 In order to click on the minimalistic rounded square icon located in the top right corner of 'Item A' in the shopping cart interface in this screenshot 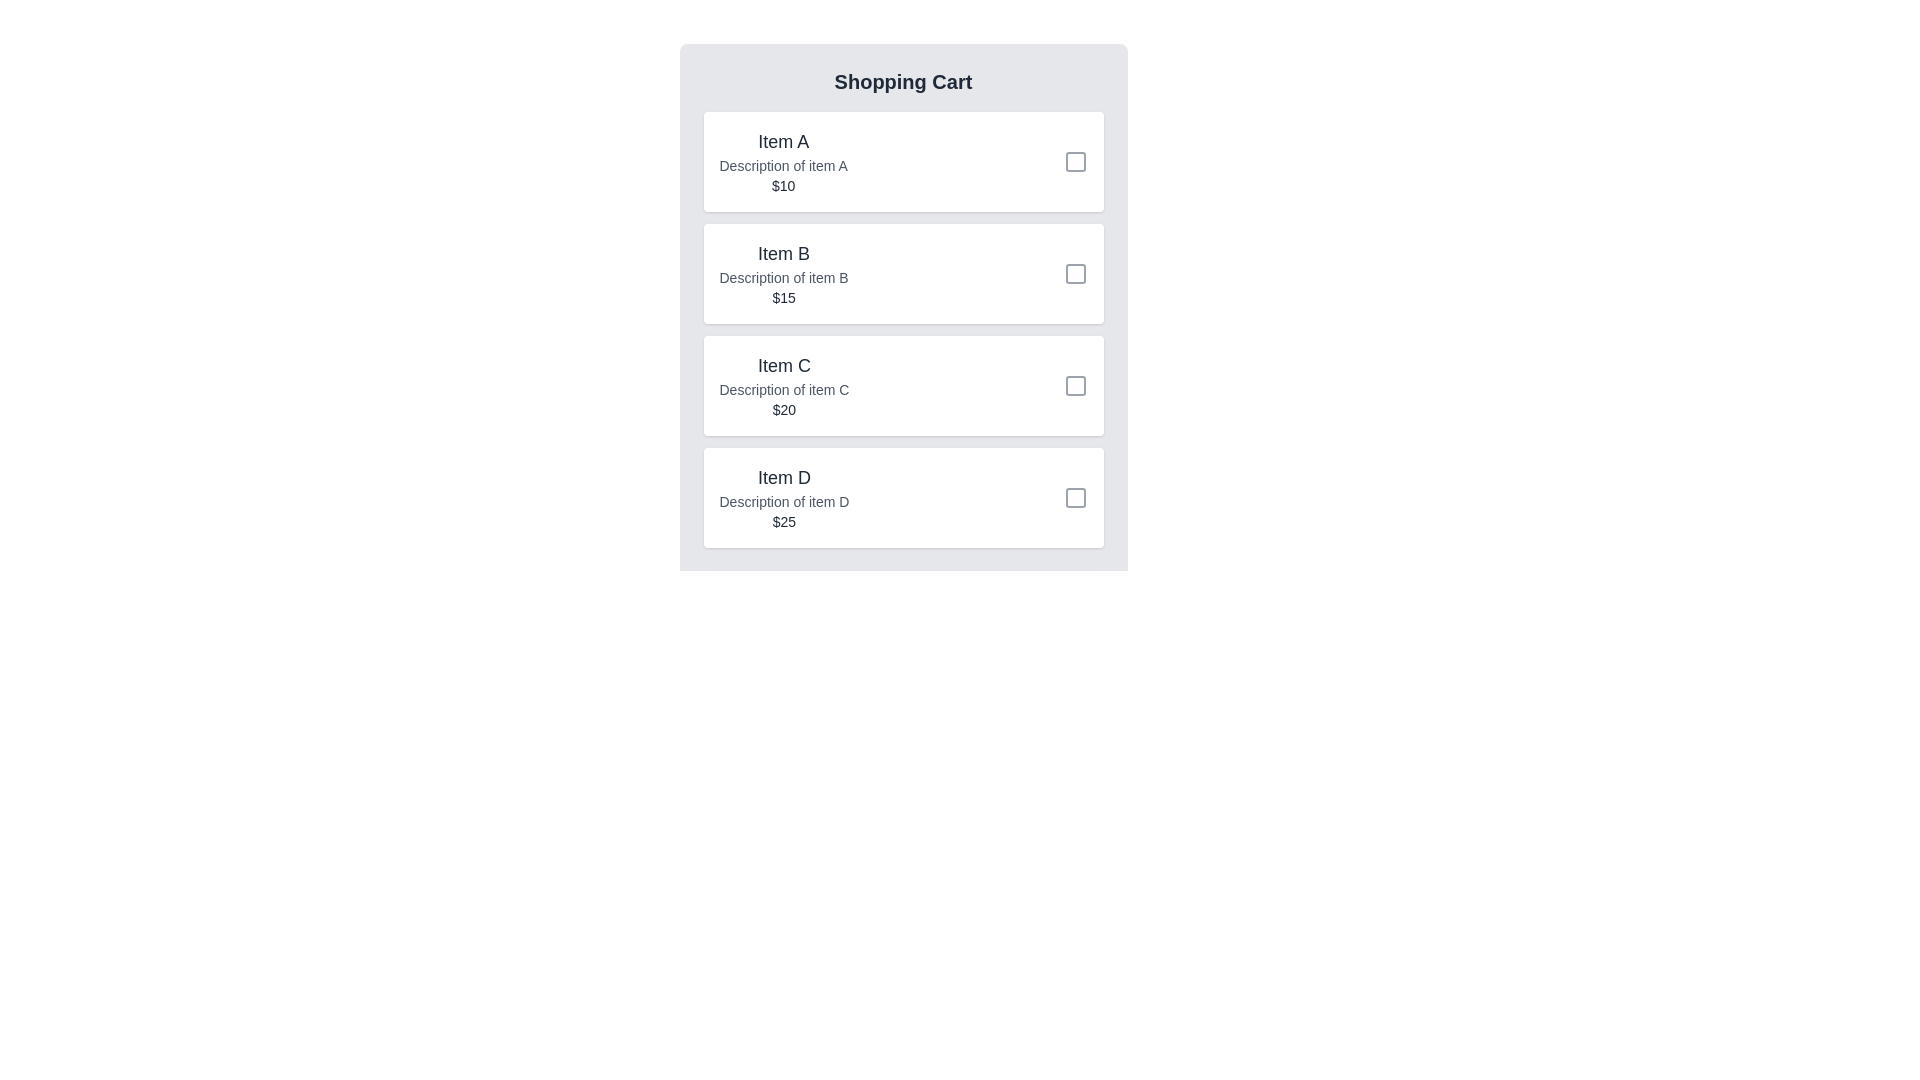, I will do `click(1074, 161)`.